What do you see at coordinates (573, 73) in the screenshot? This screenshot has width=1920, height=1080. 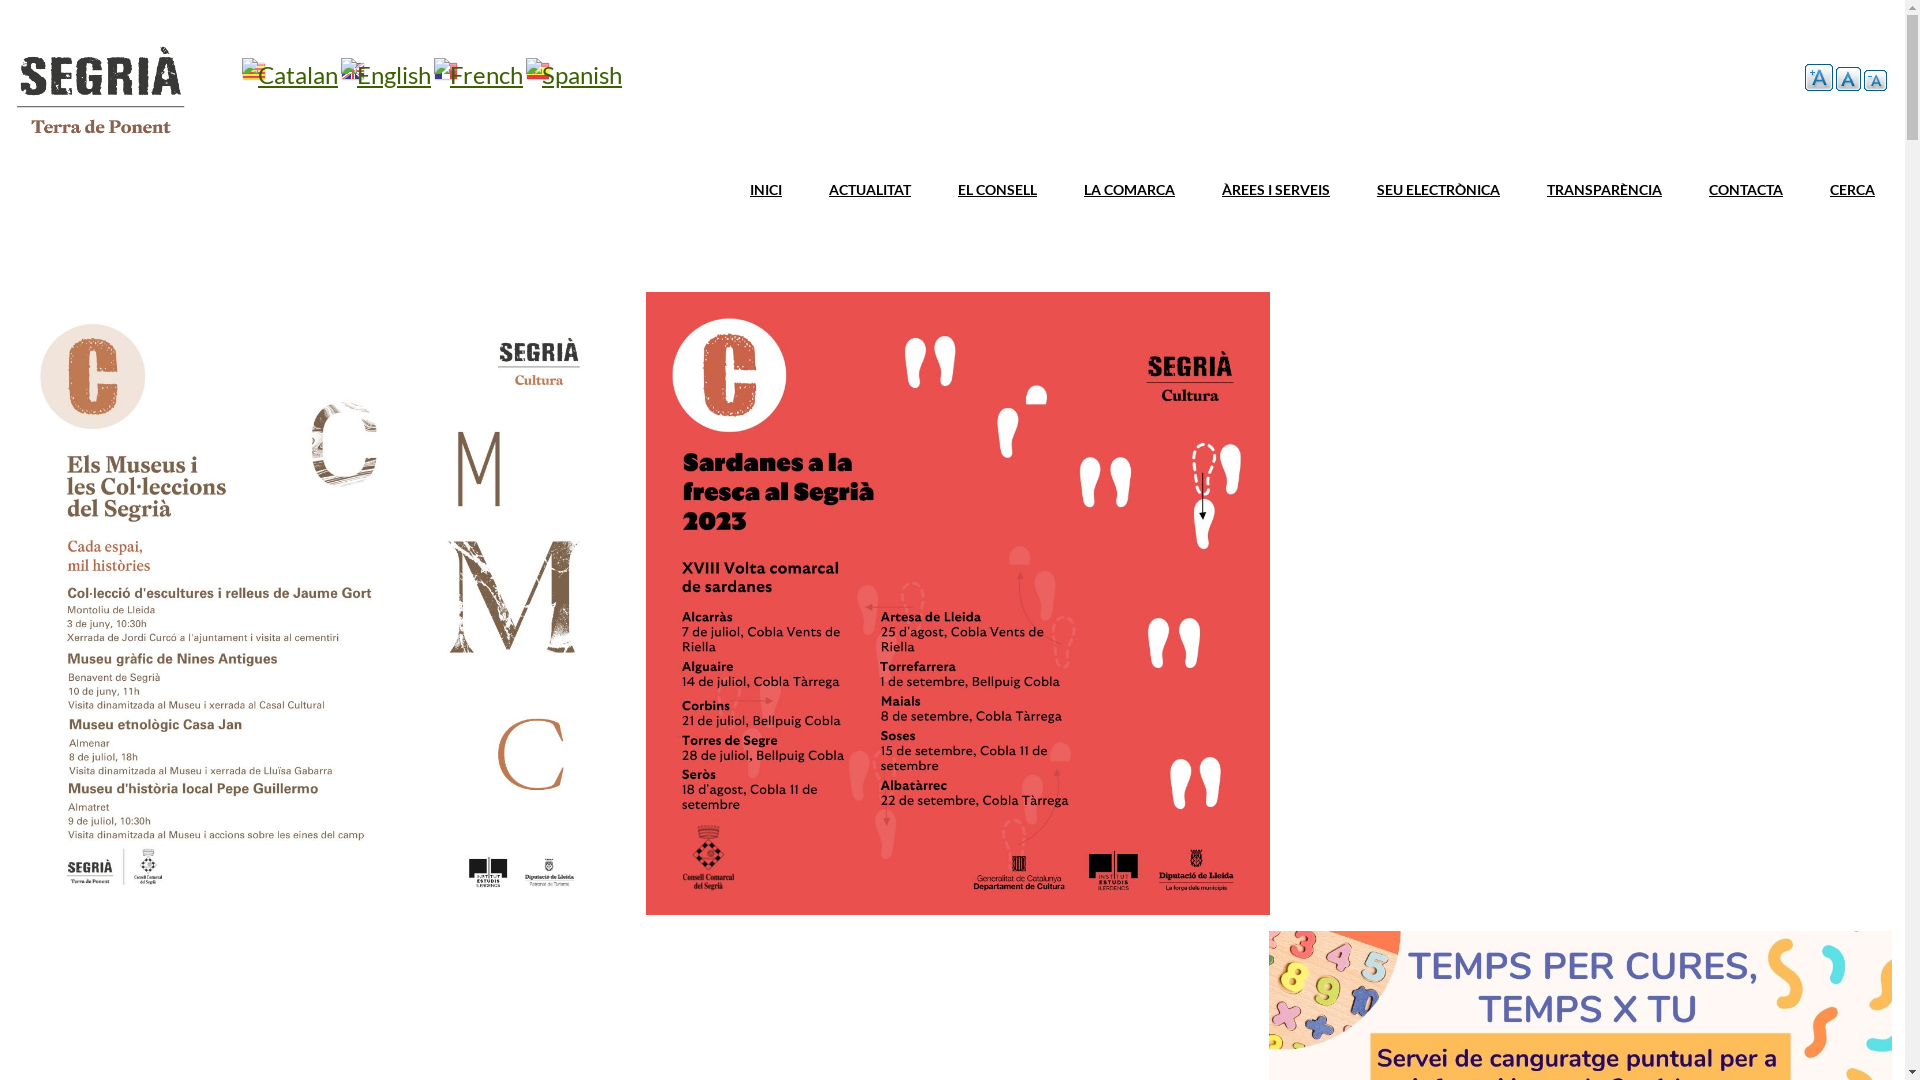 I see `'Spanish'` at bounding box center [573, 73].